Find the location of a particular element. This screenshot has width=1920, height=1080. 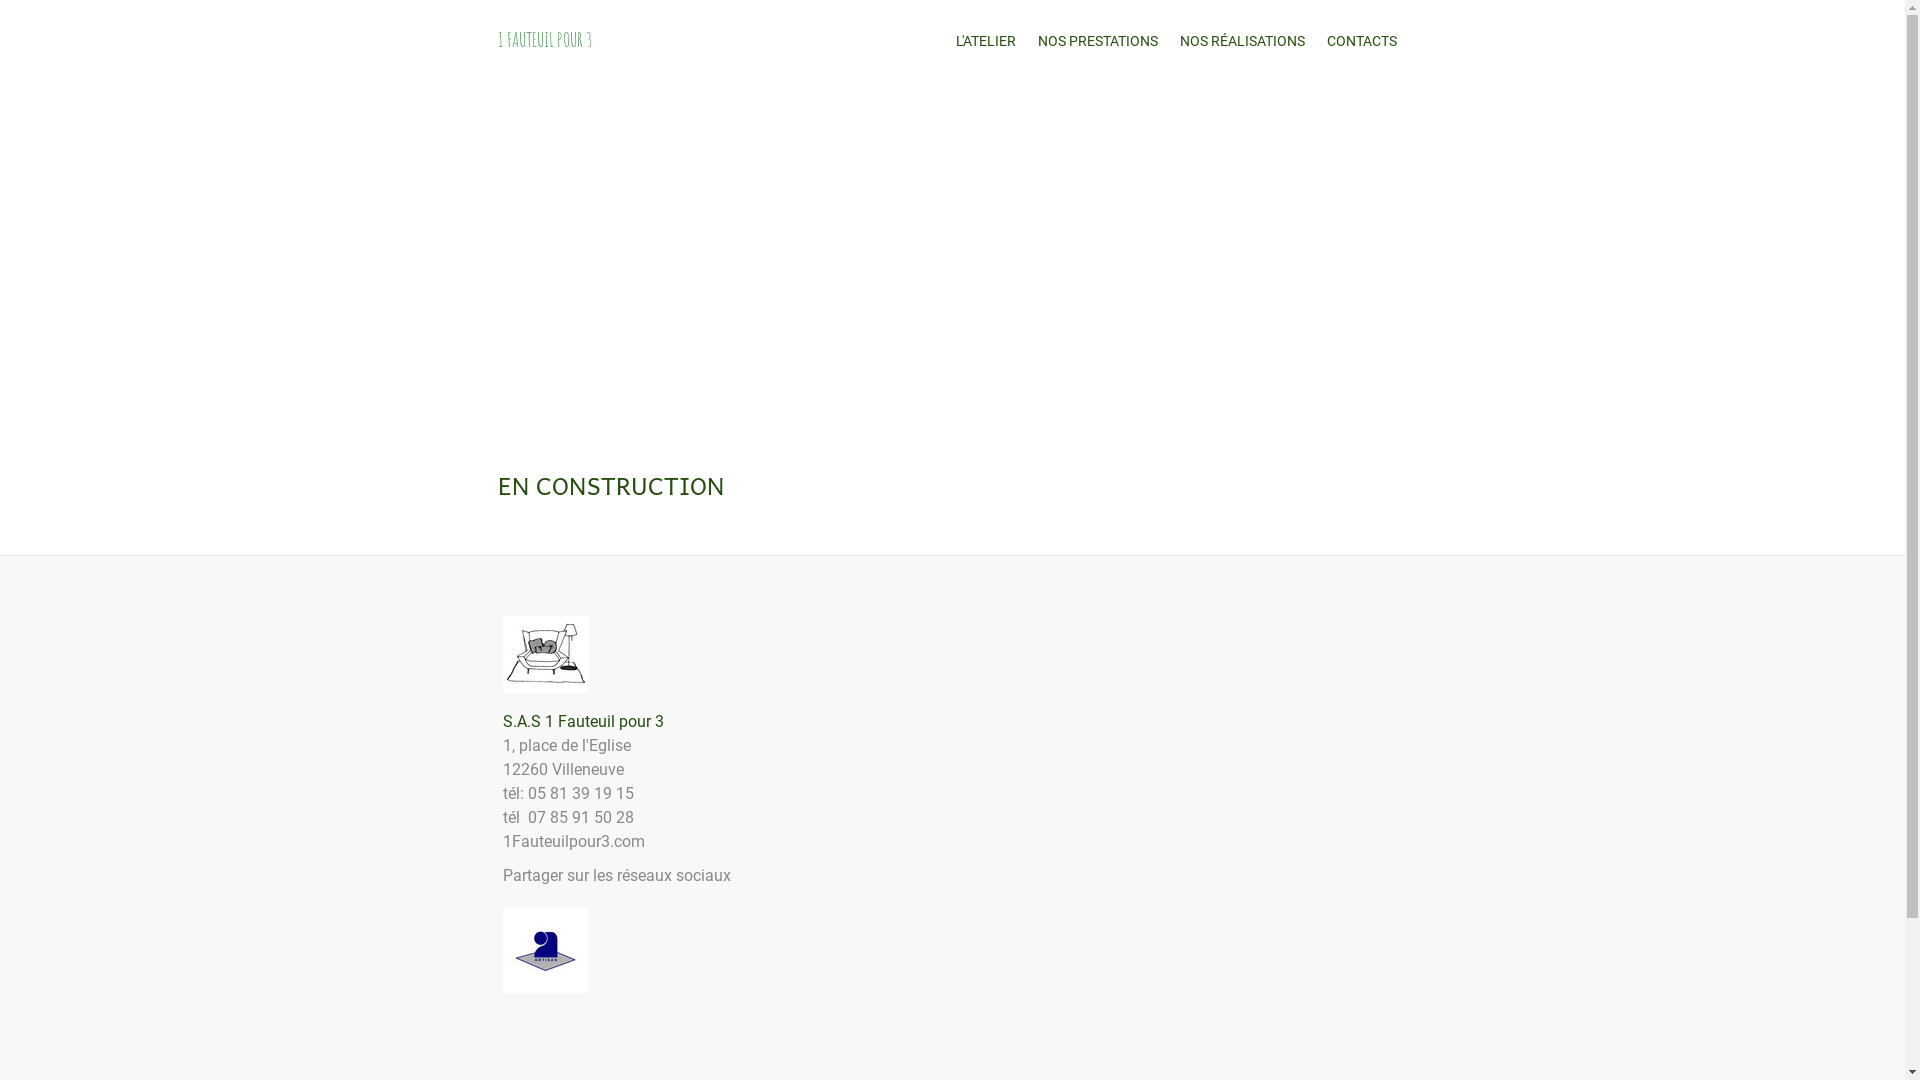

'NOS PRESTATIONS' is located at coordinates (1026, 41).